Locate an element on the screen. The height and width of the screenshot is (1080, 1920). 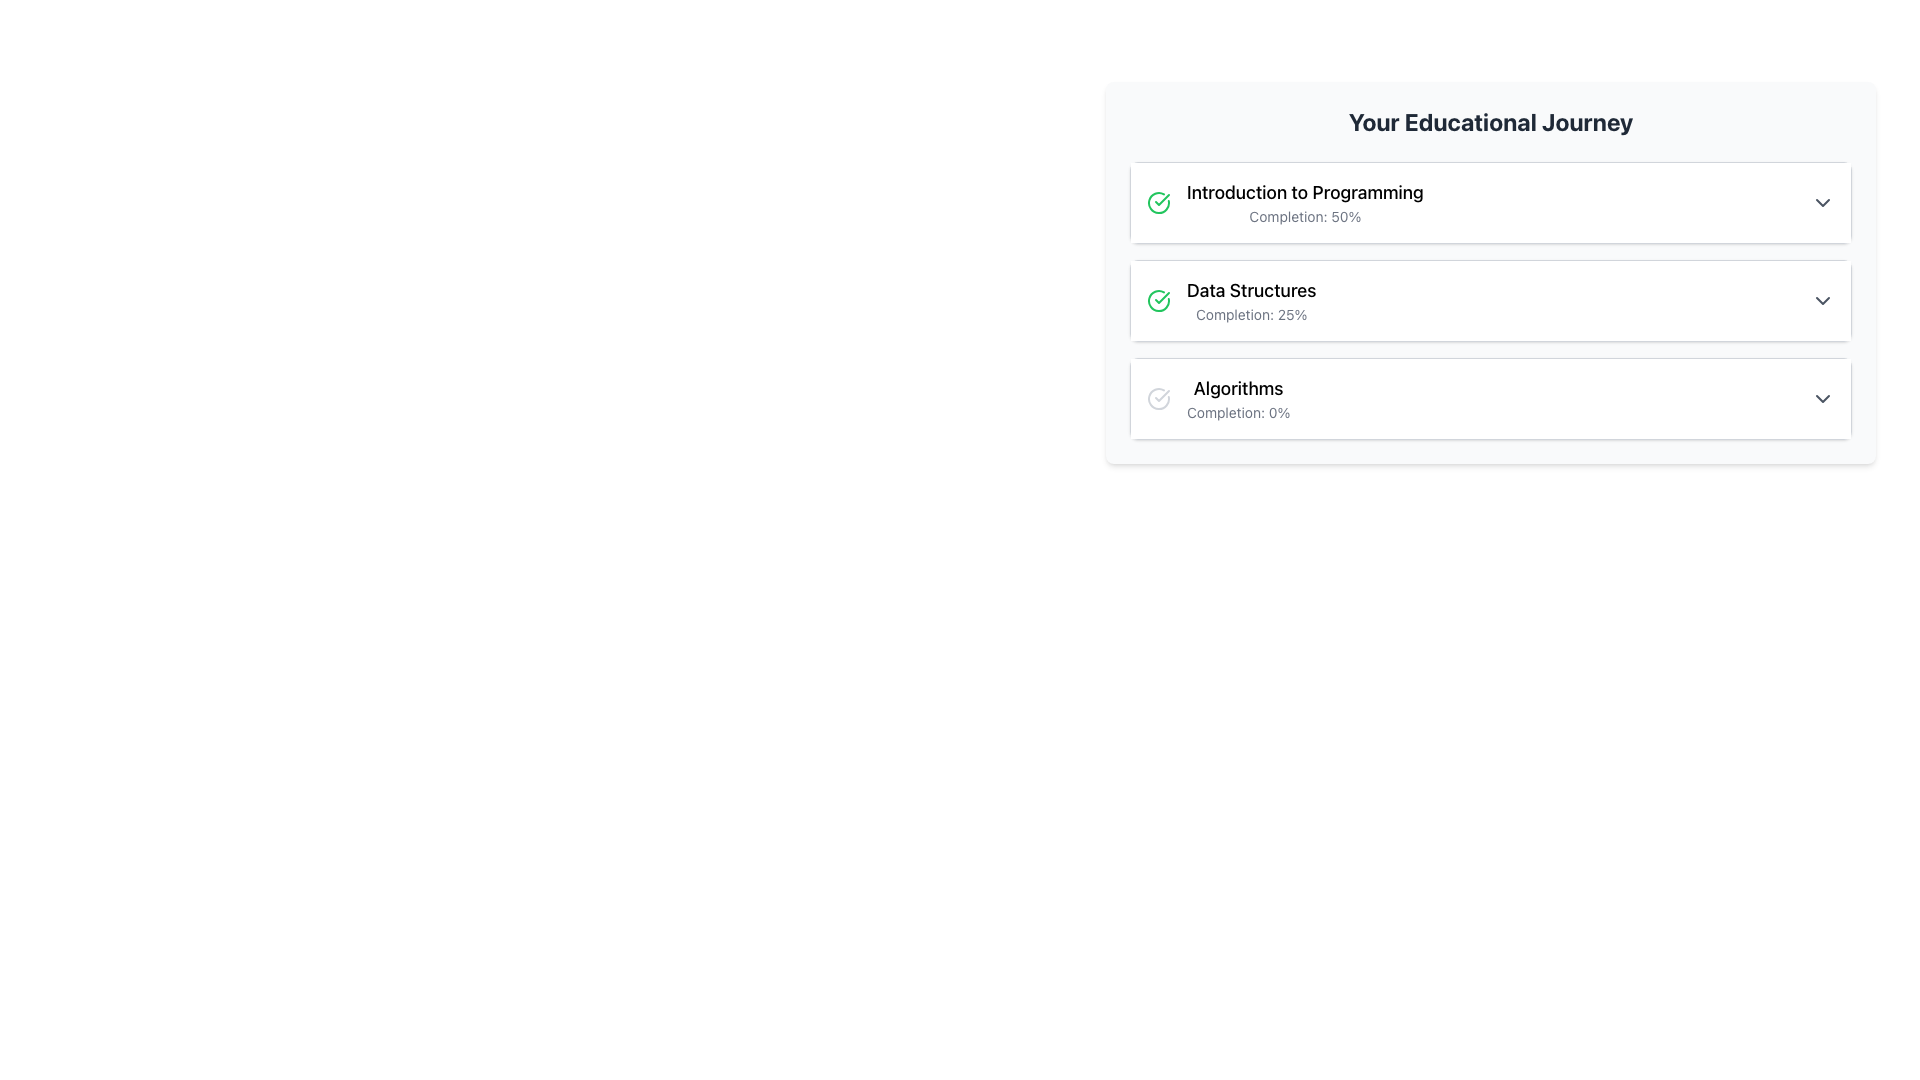
the 'Data Structures' course module list item, which includes a text label, progress indicator, and an icon is located at coordinates (1229, 300).